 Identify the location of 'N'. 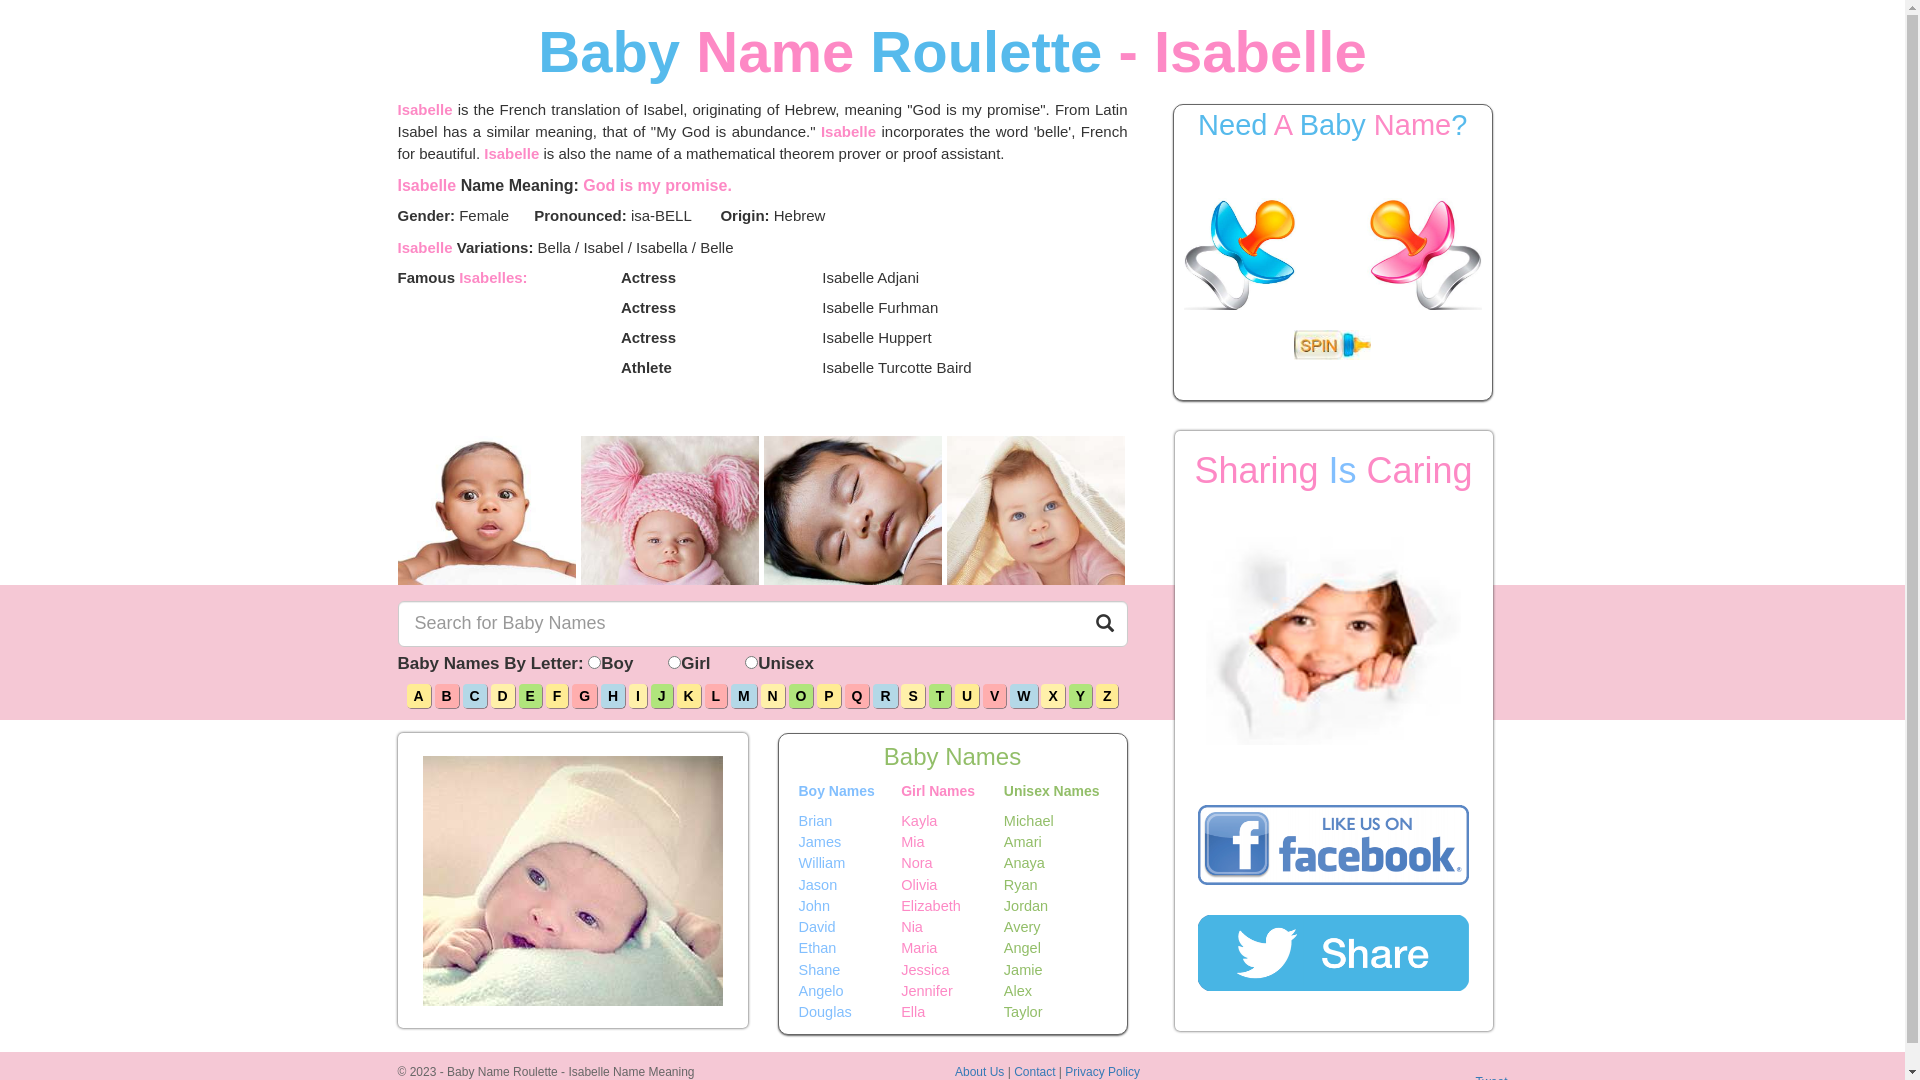
(771, 694).